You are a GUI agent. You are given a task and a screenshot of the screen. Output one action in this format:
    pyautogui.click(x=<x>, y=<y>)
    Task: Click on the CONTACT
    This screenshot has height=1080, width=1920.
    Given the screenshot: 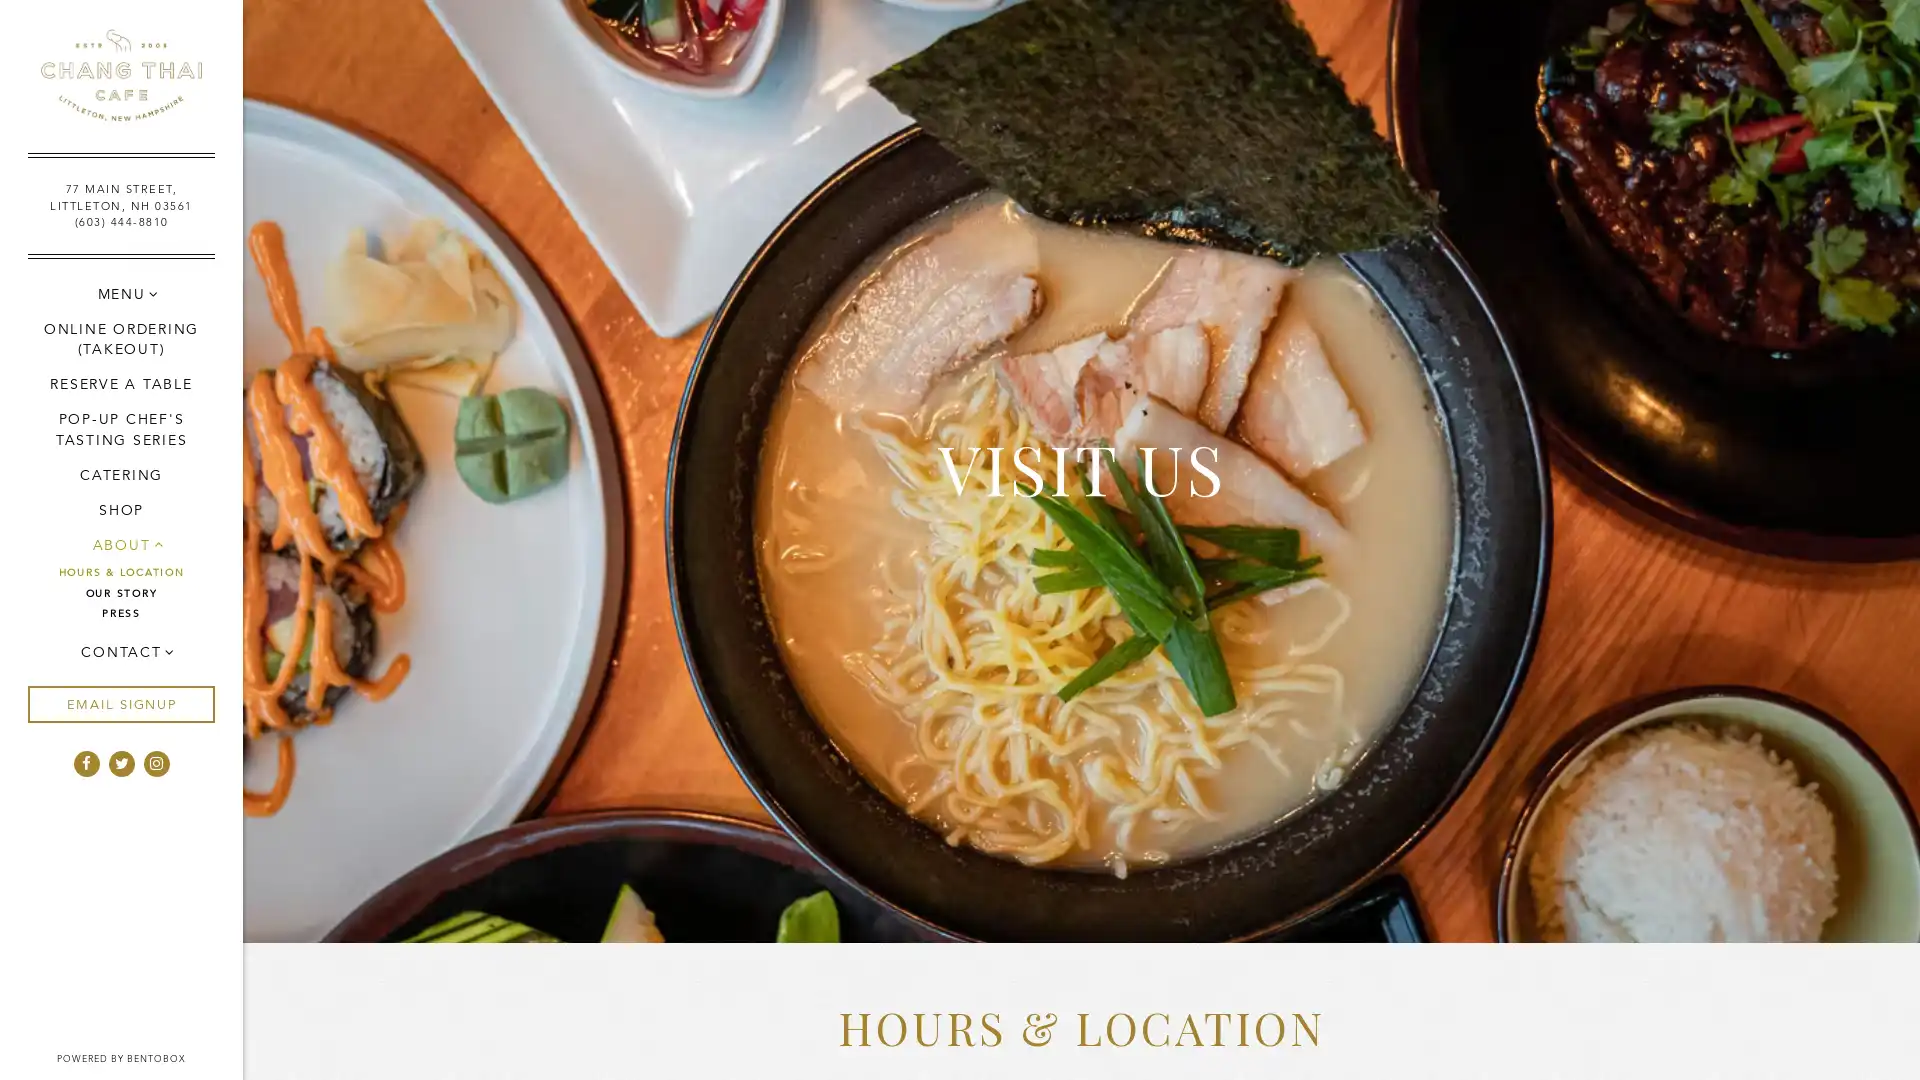 What is the action you would take?
    pyautogui.click(x=119, y=651)
    